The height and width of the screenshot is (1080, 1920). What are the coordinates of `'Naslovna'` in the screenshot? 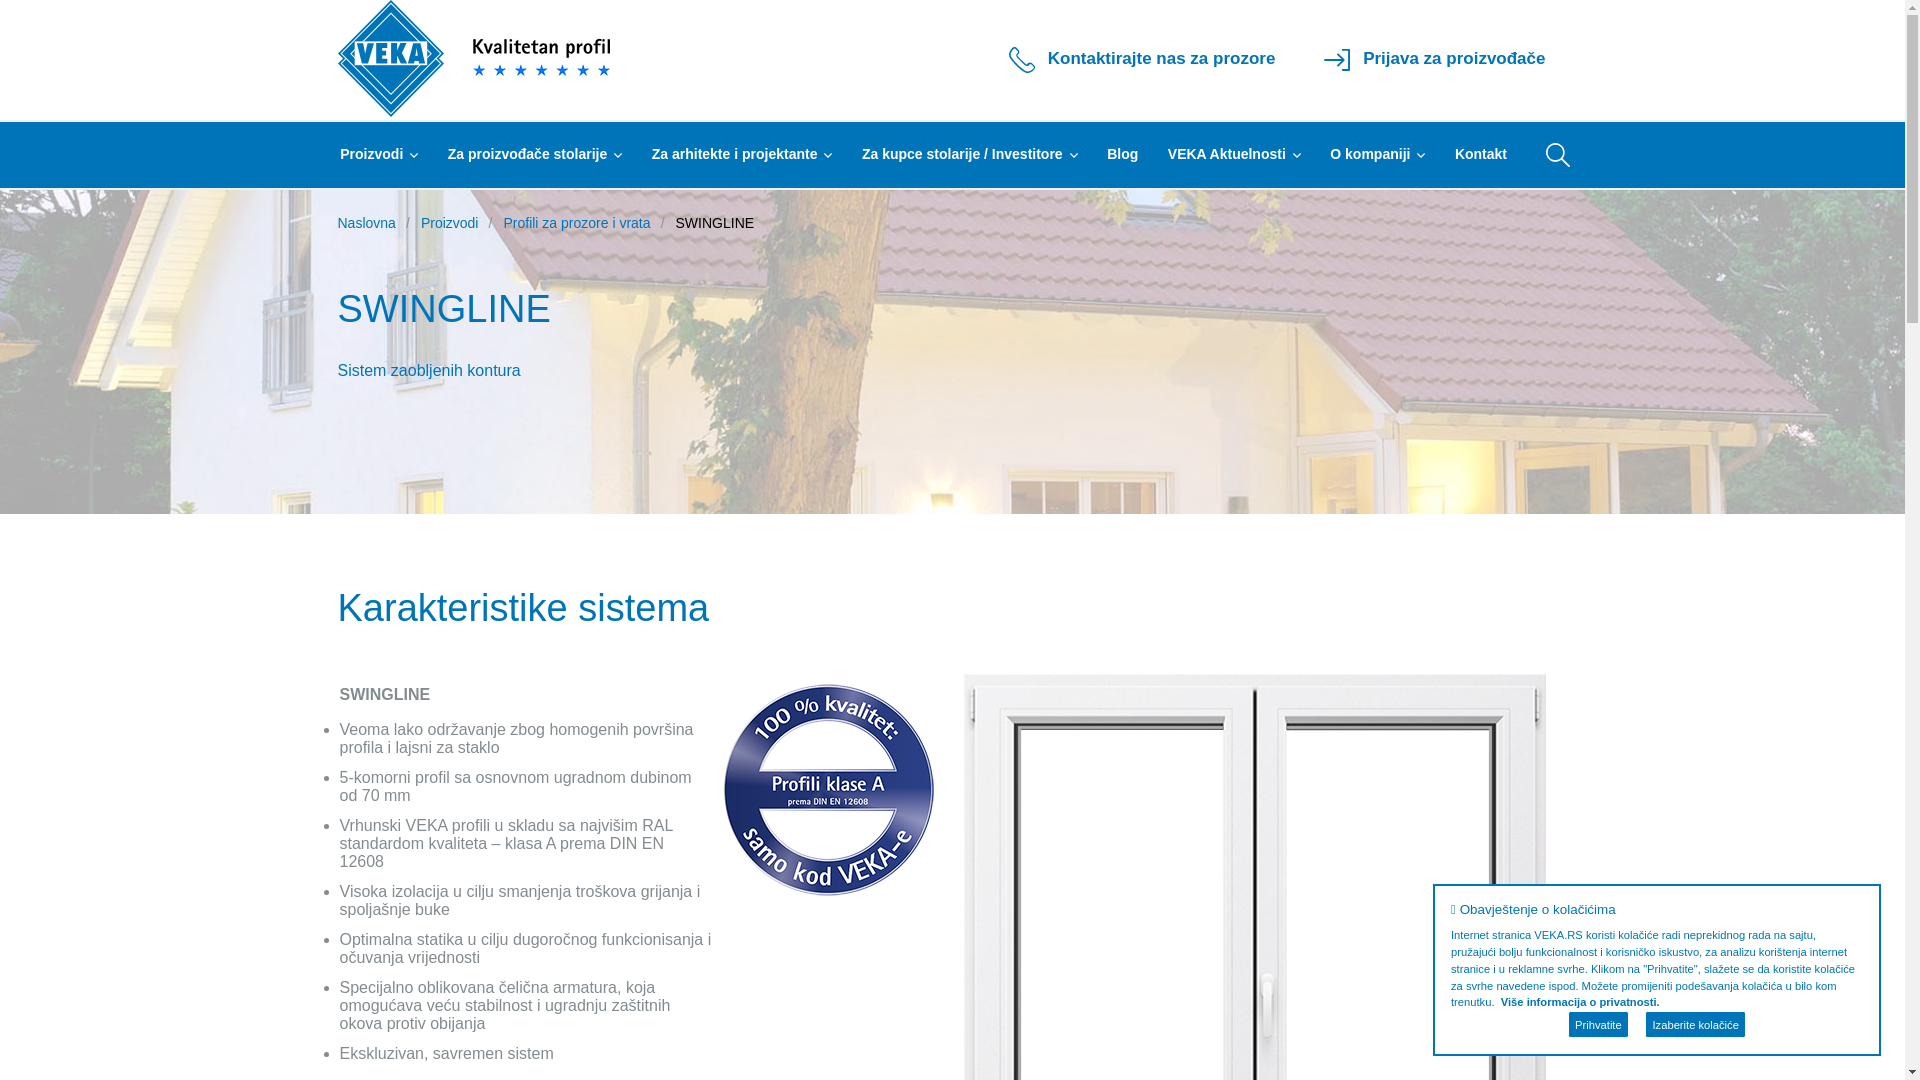 It's located at (366, 223).